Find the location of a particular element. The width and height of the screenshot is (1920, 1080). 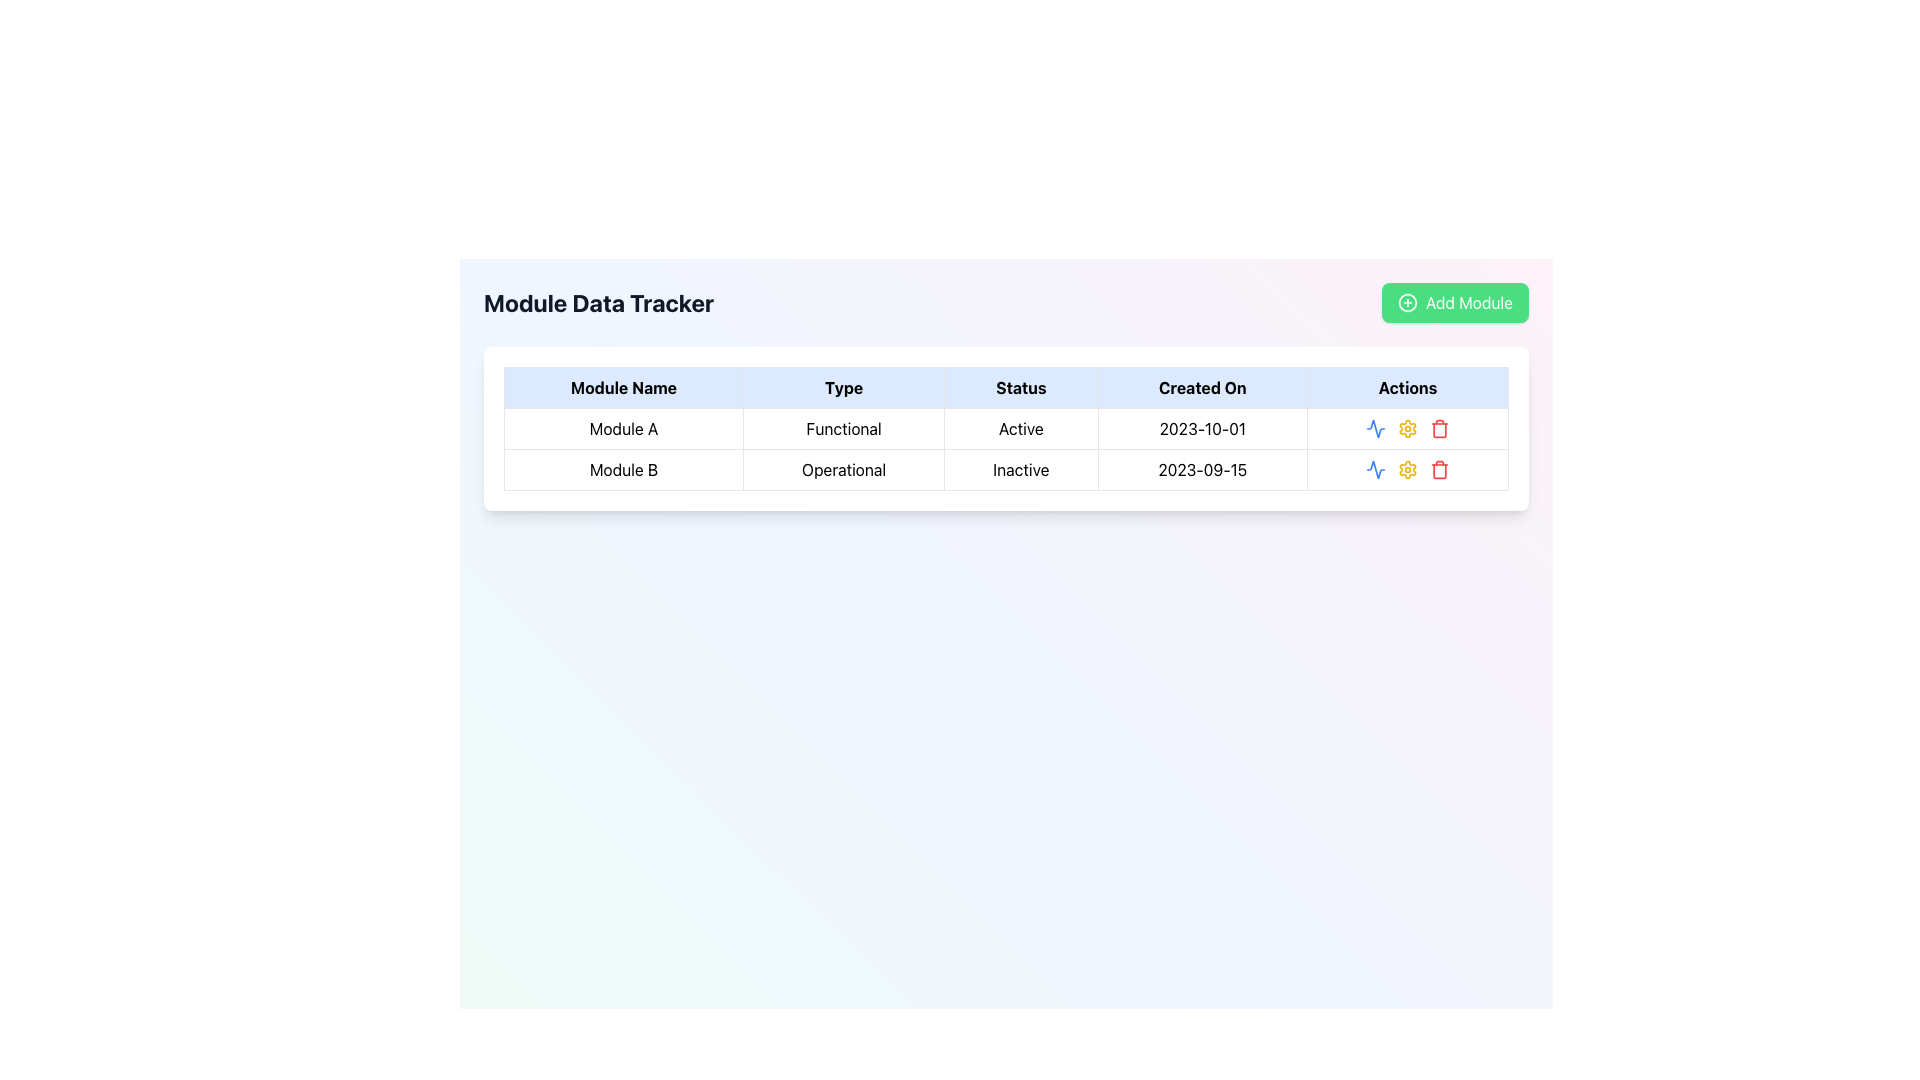

the table header labeled 'Module Name', which is styled in bold font and is the first header cell in the table representing module data is located at coordinates (623, 388).